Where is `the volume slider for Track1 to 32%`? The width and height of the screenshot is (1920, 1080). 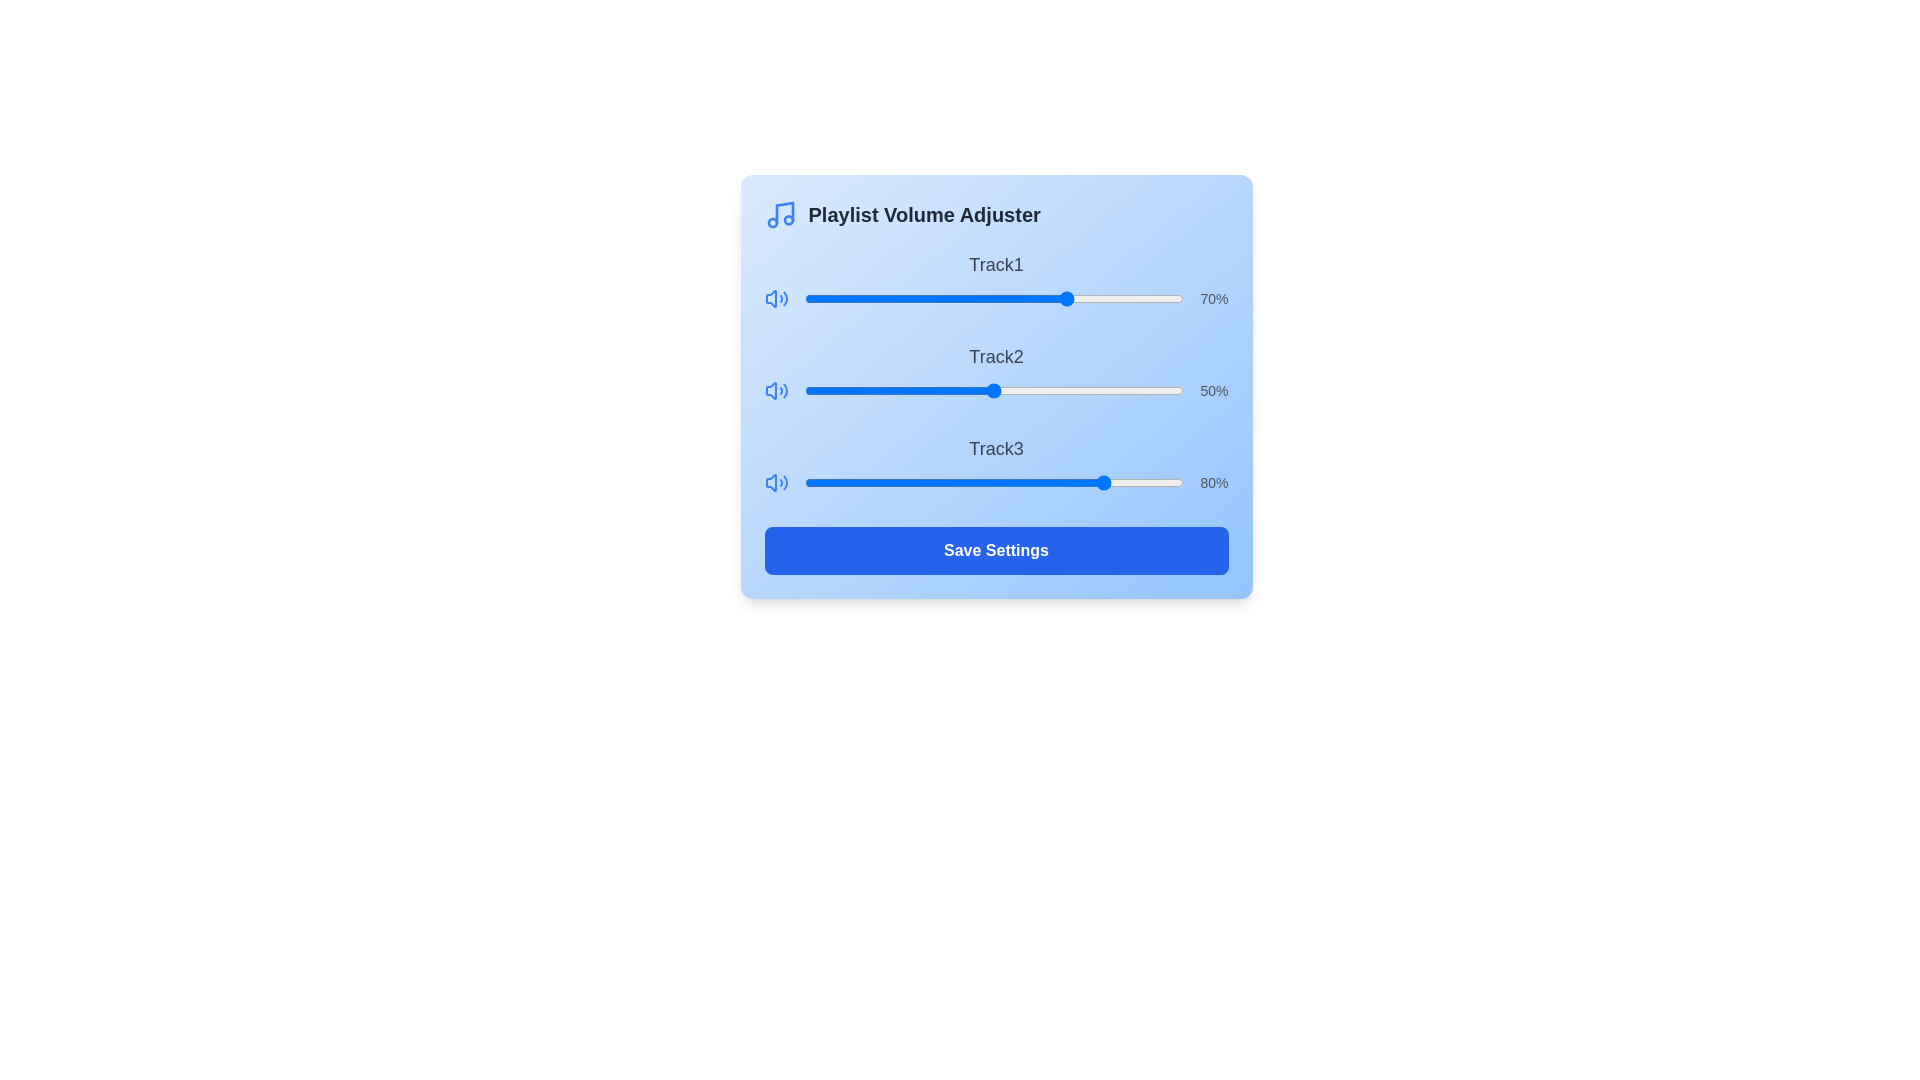 the volume slider for Track1 to 32% is located at coordinates (925, 299).